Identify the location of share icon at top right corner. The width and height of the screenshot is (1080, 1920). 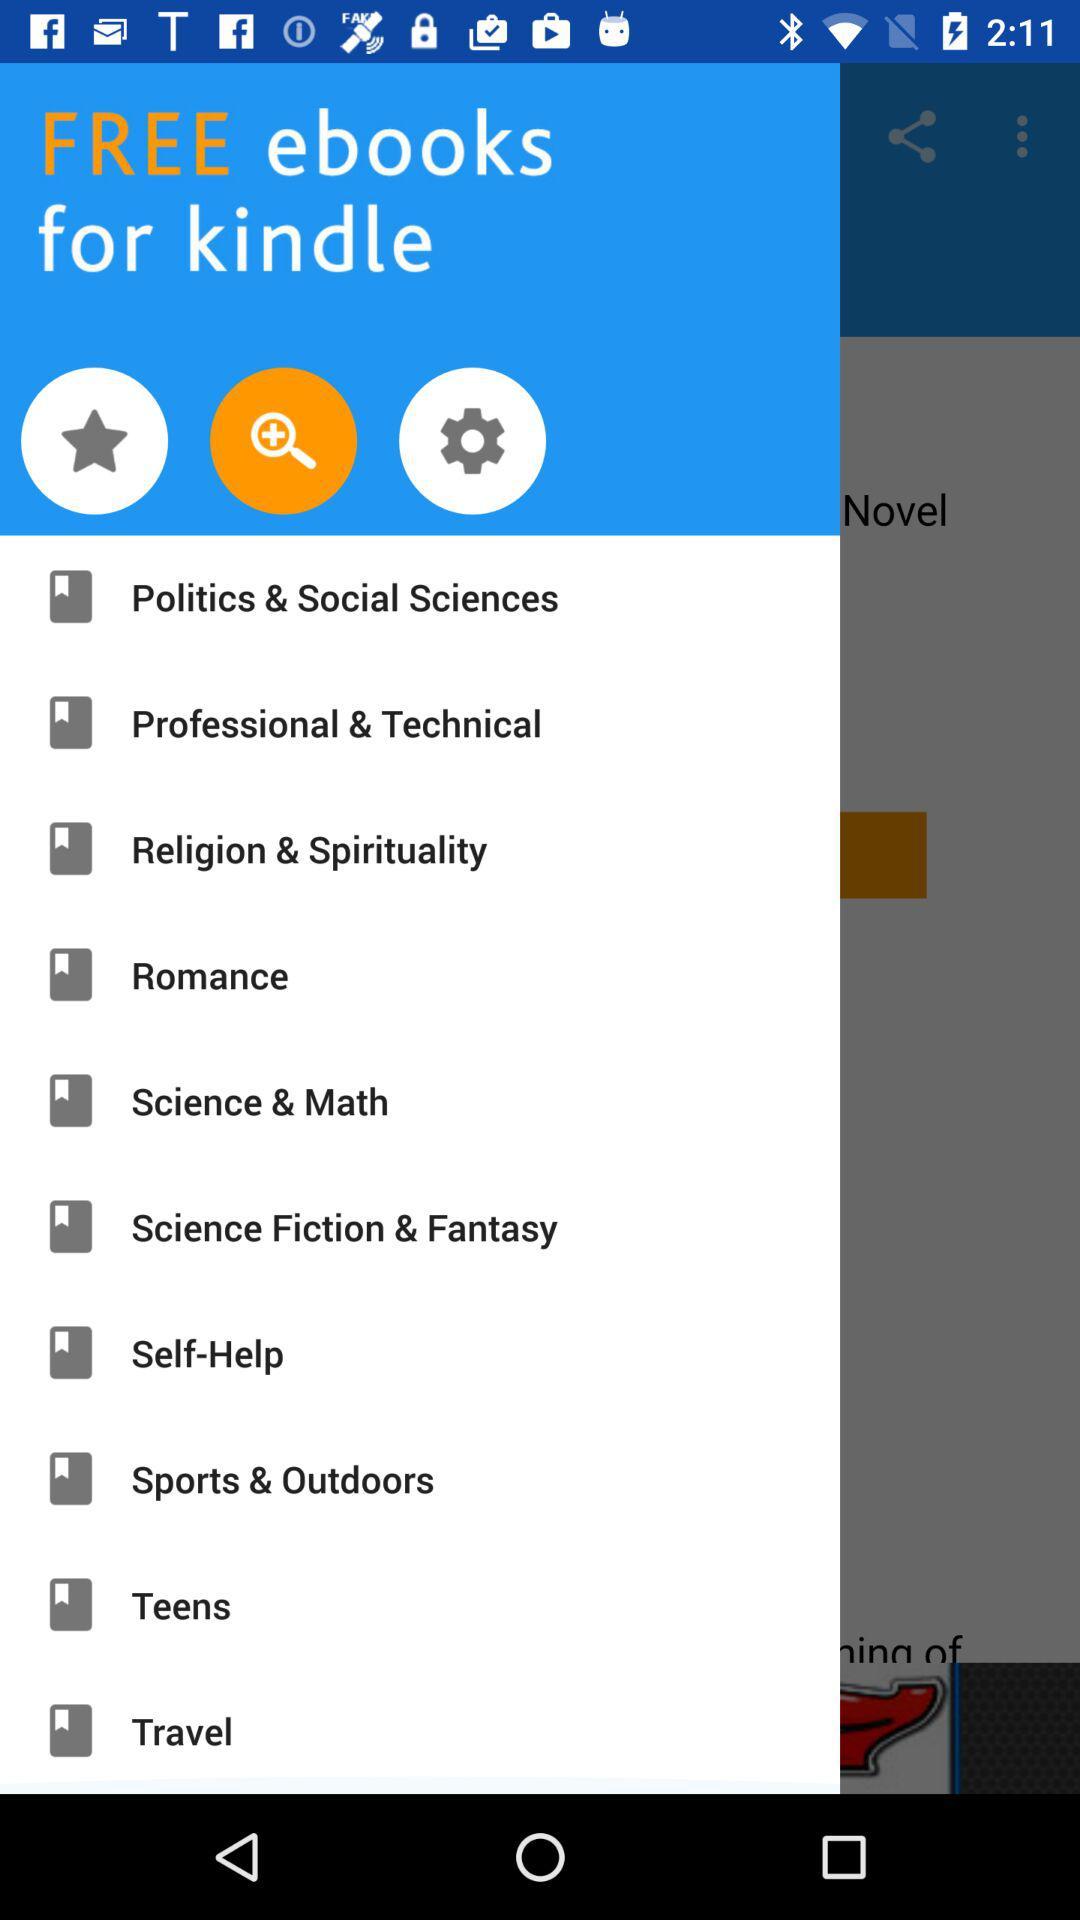
(911, 136).